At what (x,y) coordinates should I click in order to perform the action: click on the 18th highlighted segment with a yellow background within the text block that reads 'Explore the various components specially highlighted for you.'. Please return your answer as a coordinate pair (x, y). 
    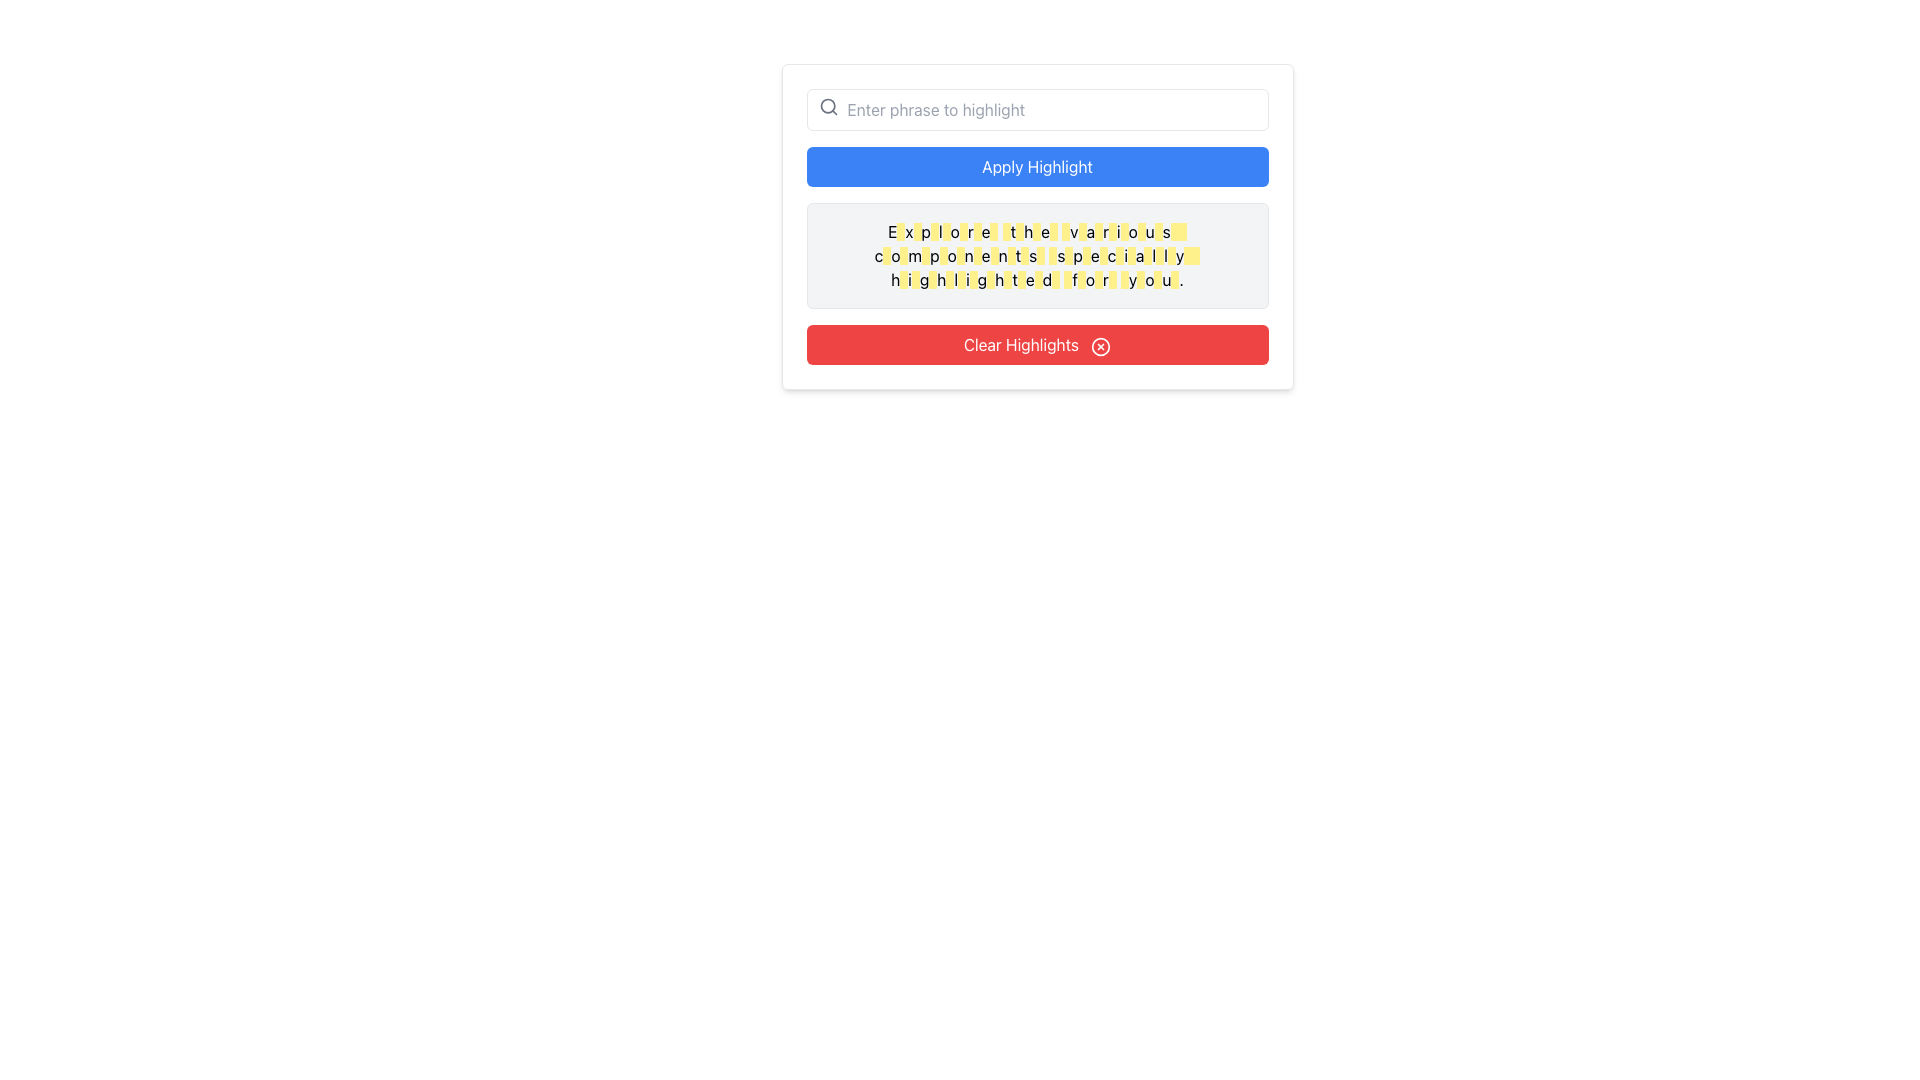
    Looking at the image, I should click on (1158, 230).